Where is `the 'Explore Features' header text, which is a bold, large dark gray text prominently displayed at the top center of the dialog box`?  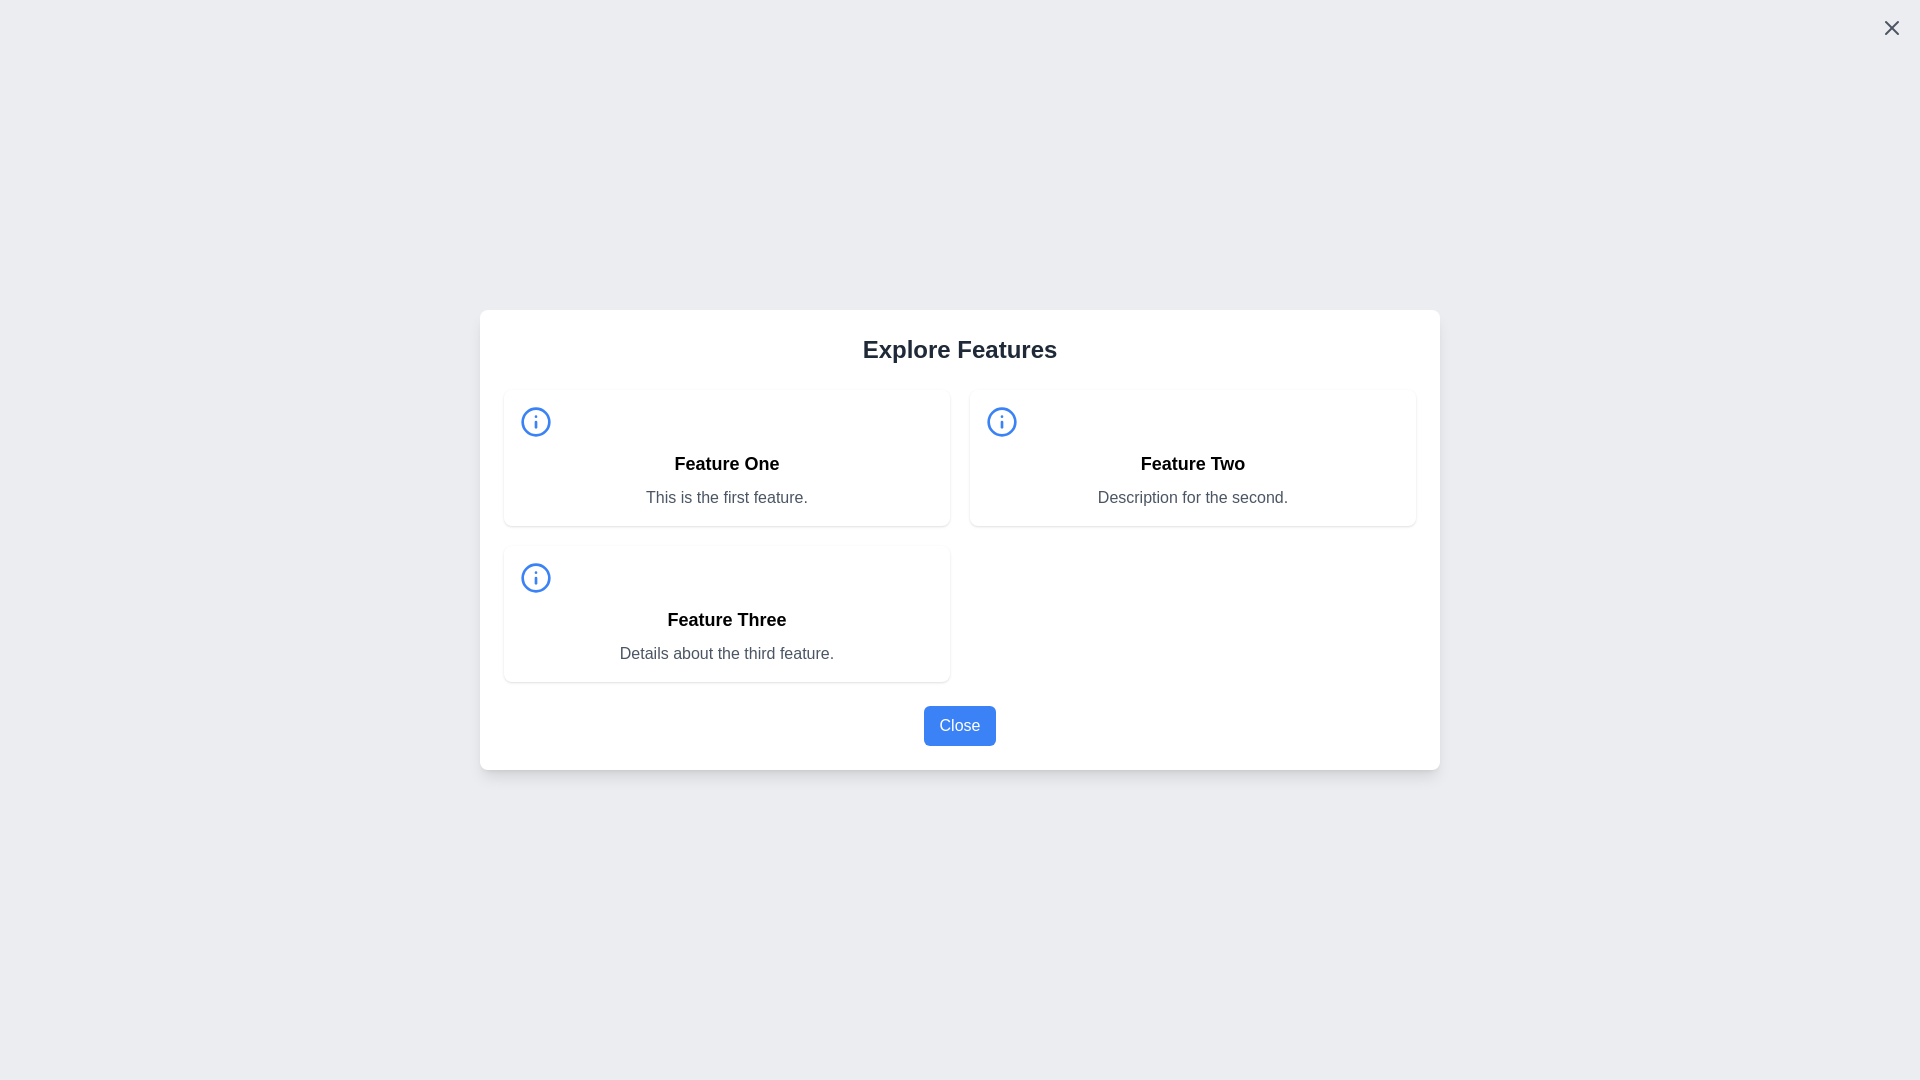 the 'Explore Features' header text, which is a bold, large dark gray text prominently displayed at the top center of the dialog box is located at coordinates (960, 349).